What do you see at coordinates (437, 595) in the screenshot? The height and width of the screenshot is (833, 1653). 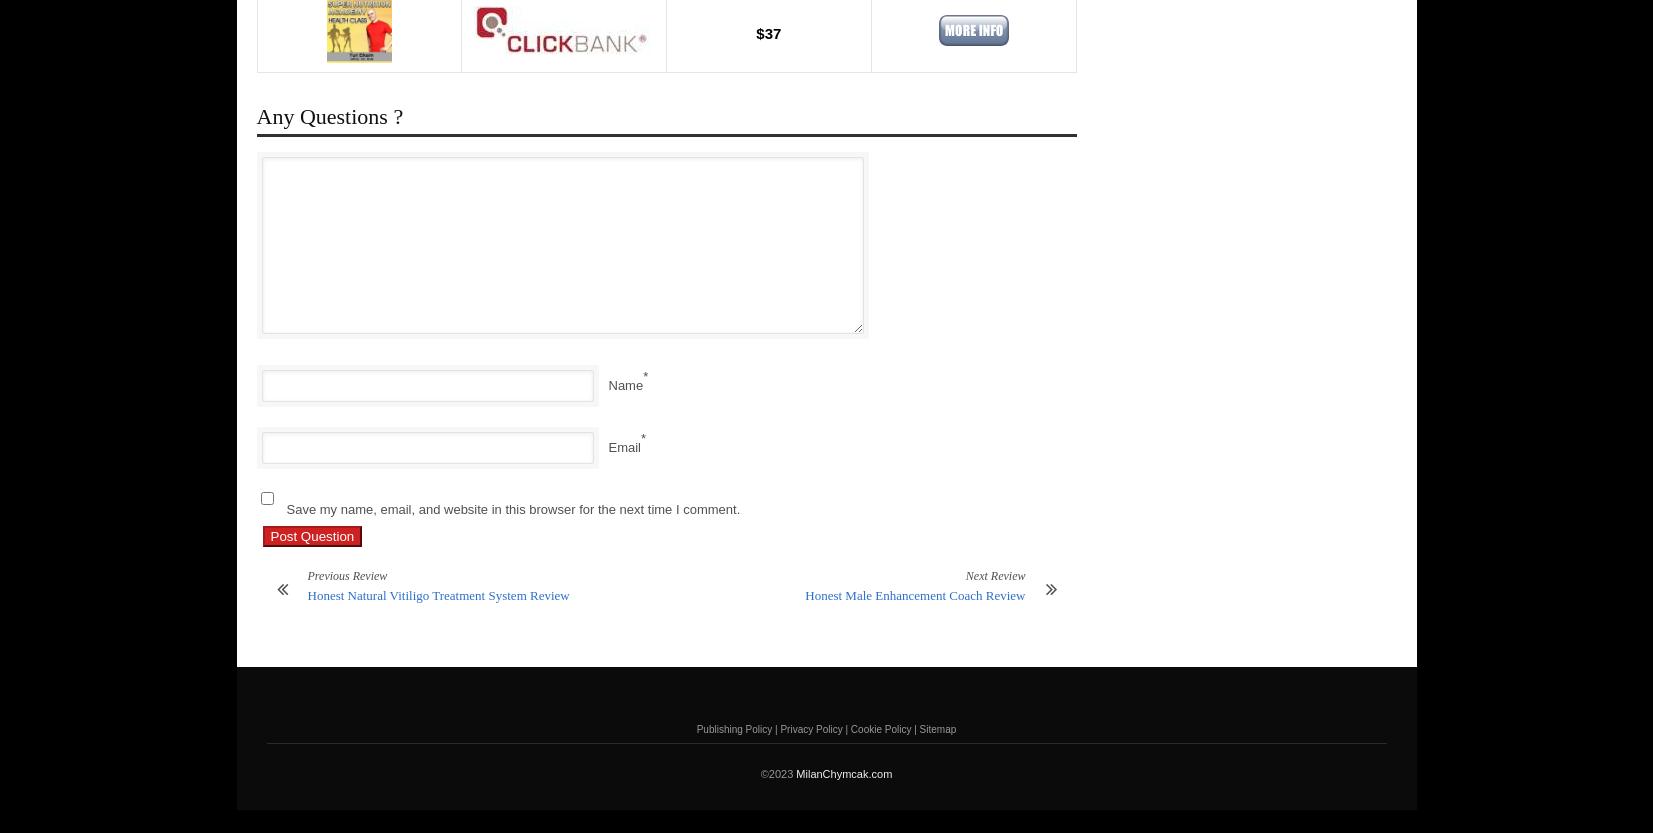 I see `'Honest Natural Vitiligo Treatment System Review'` at bounding box center [437, 595].